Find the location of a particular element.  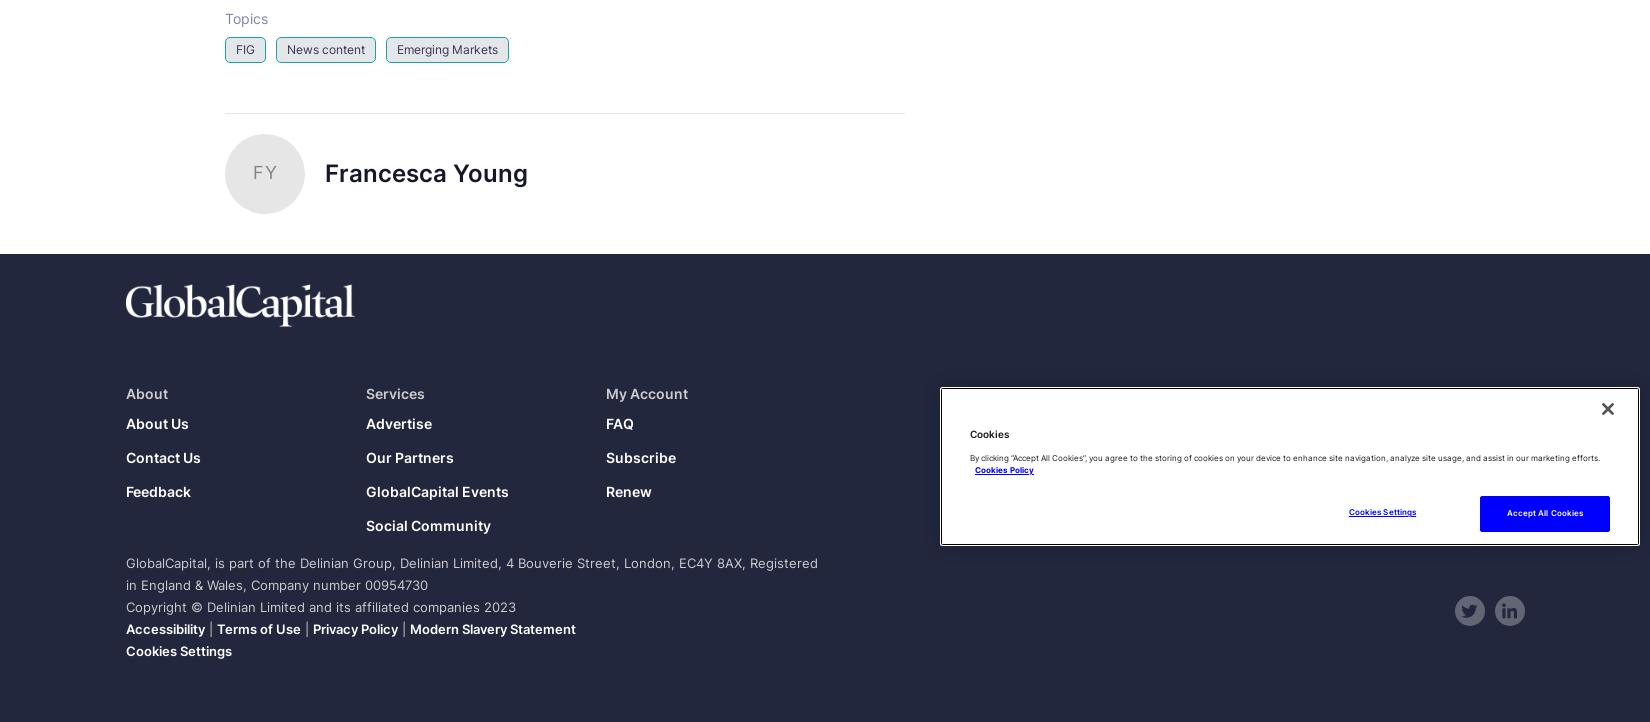

'FIG' is located at coordinates (245, 48).